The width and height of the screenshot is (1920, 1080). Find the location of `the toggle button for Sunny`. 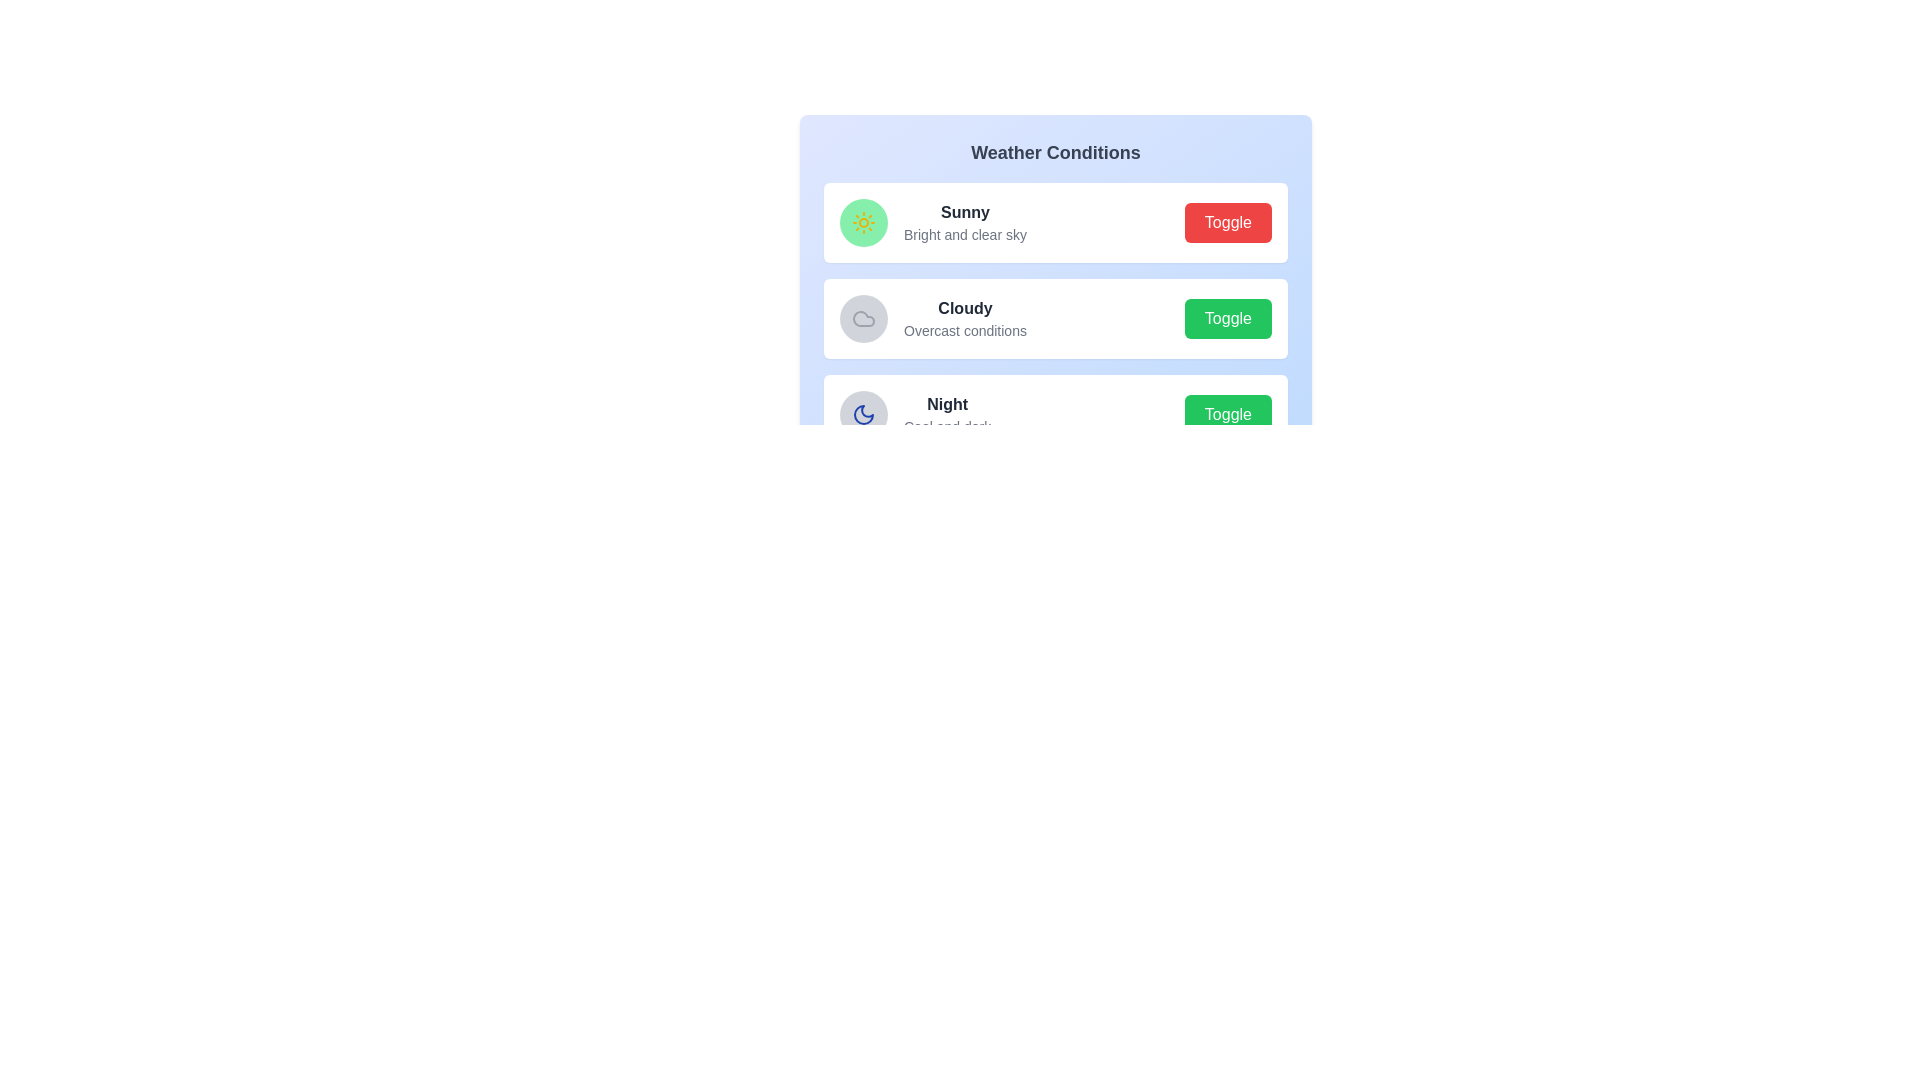

the toggle button for Sunny is located at coordinates (1227, 223).